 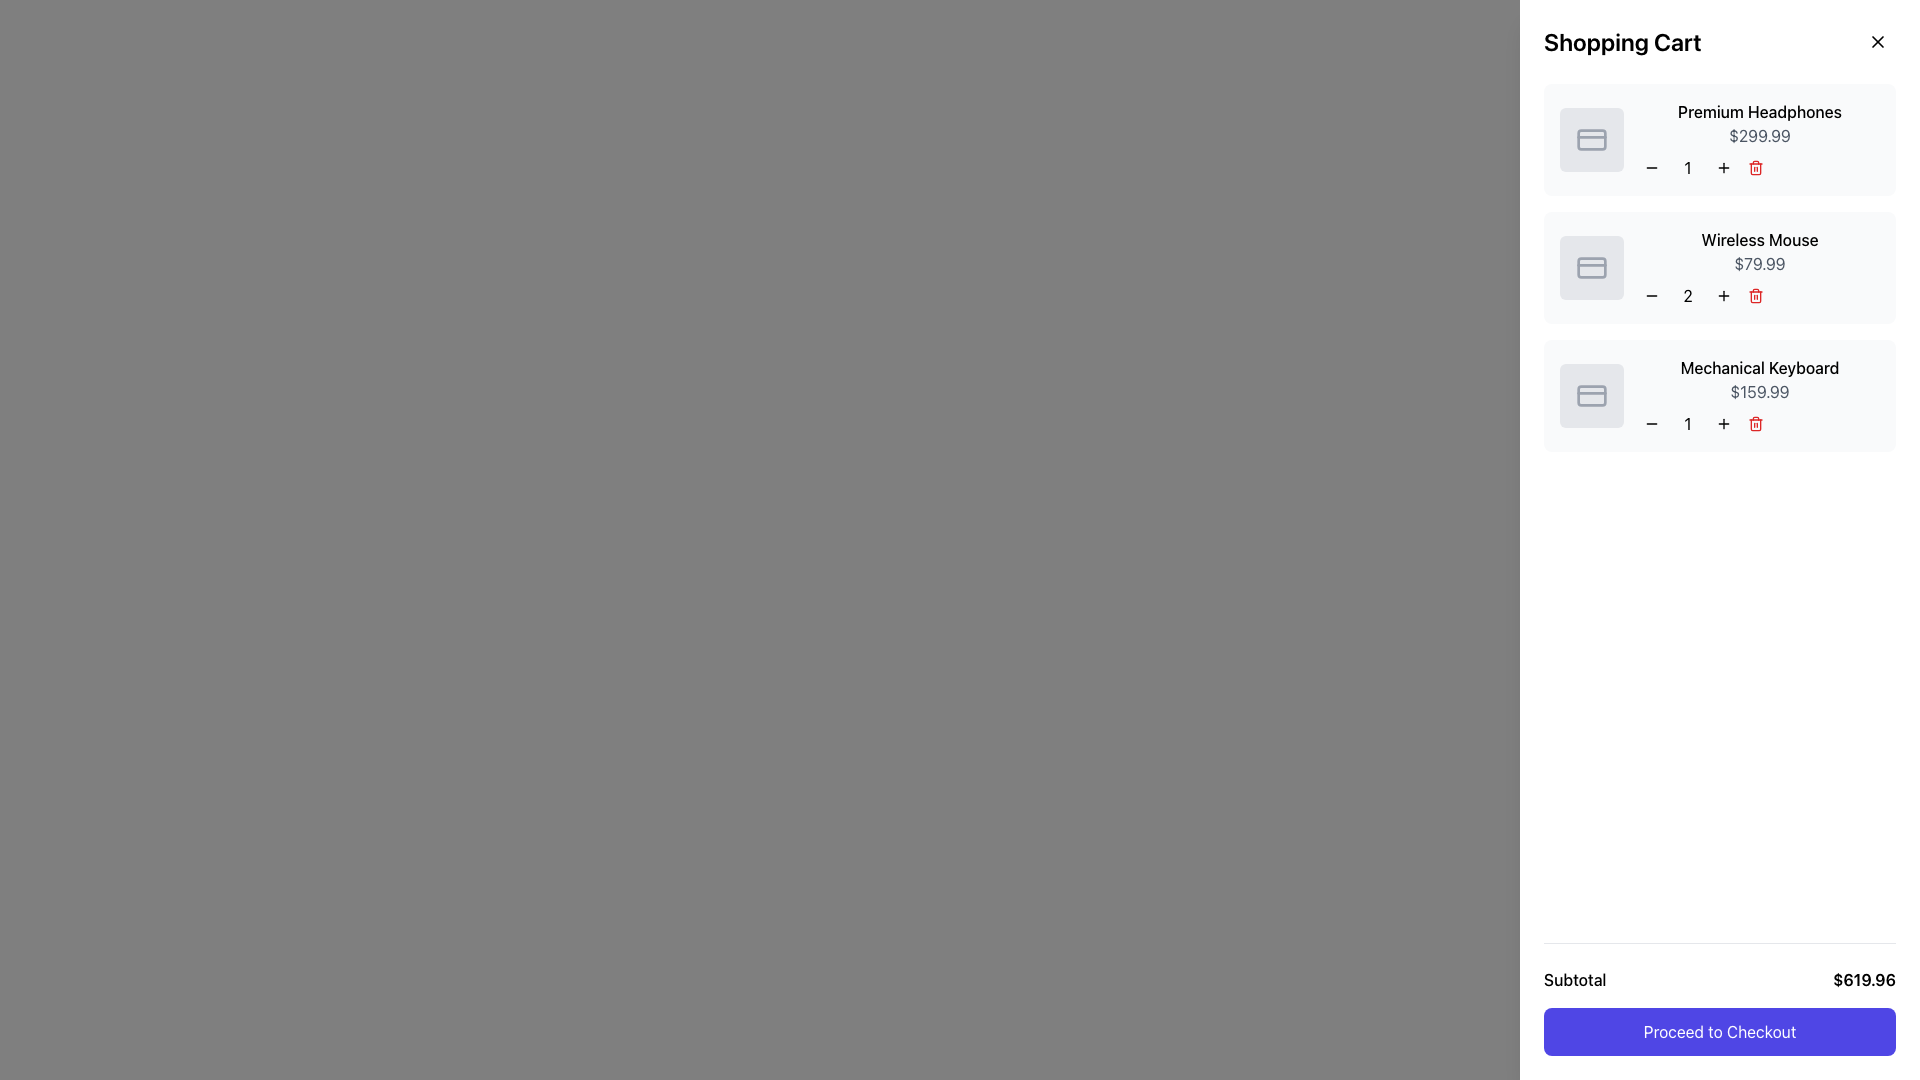 I want to click on the minus sign icon in the quantity adjuster area of the 'Wireless Mouse' item row in the shopping cart, so click(x=1651, y=296).